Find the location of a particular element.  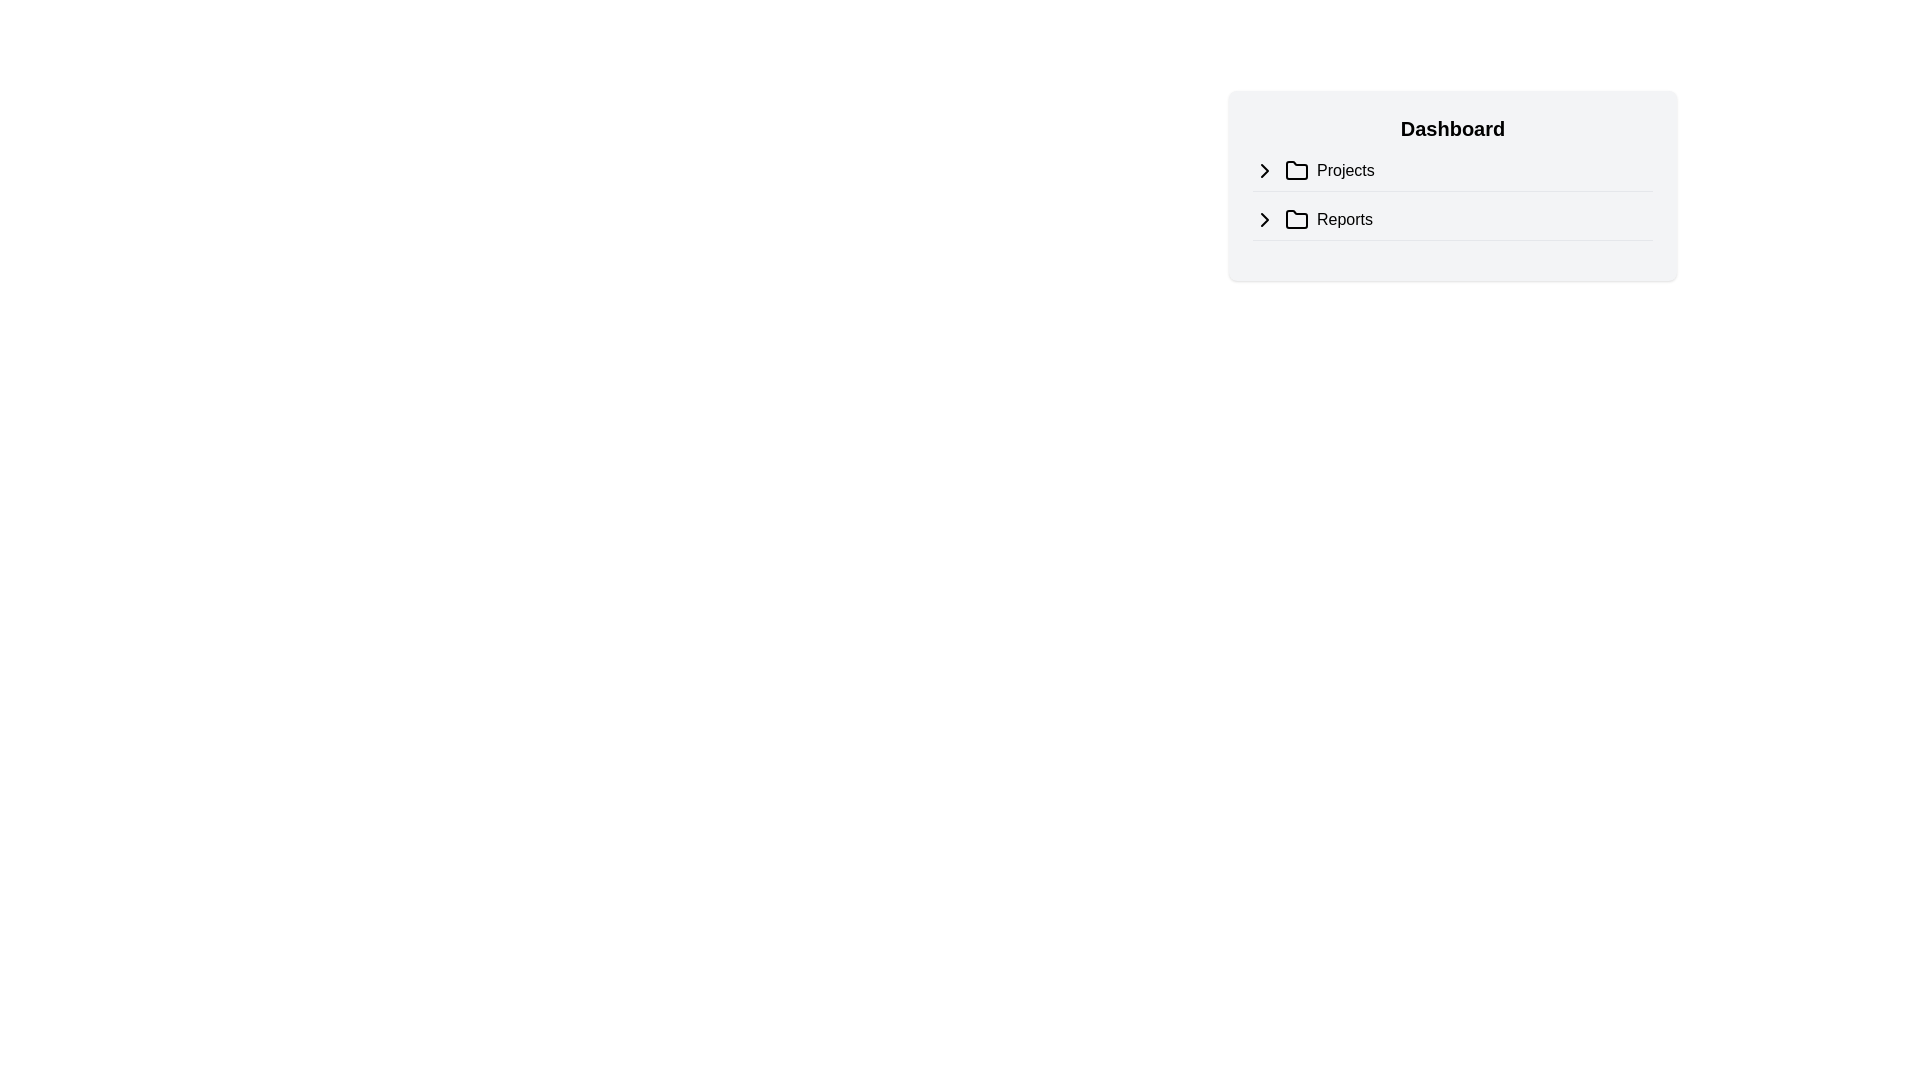

the first vector graphic icon representing the 'Projects' section in the 'Dashboard' is located at coordinates (1296, 169).